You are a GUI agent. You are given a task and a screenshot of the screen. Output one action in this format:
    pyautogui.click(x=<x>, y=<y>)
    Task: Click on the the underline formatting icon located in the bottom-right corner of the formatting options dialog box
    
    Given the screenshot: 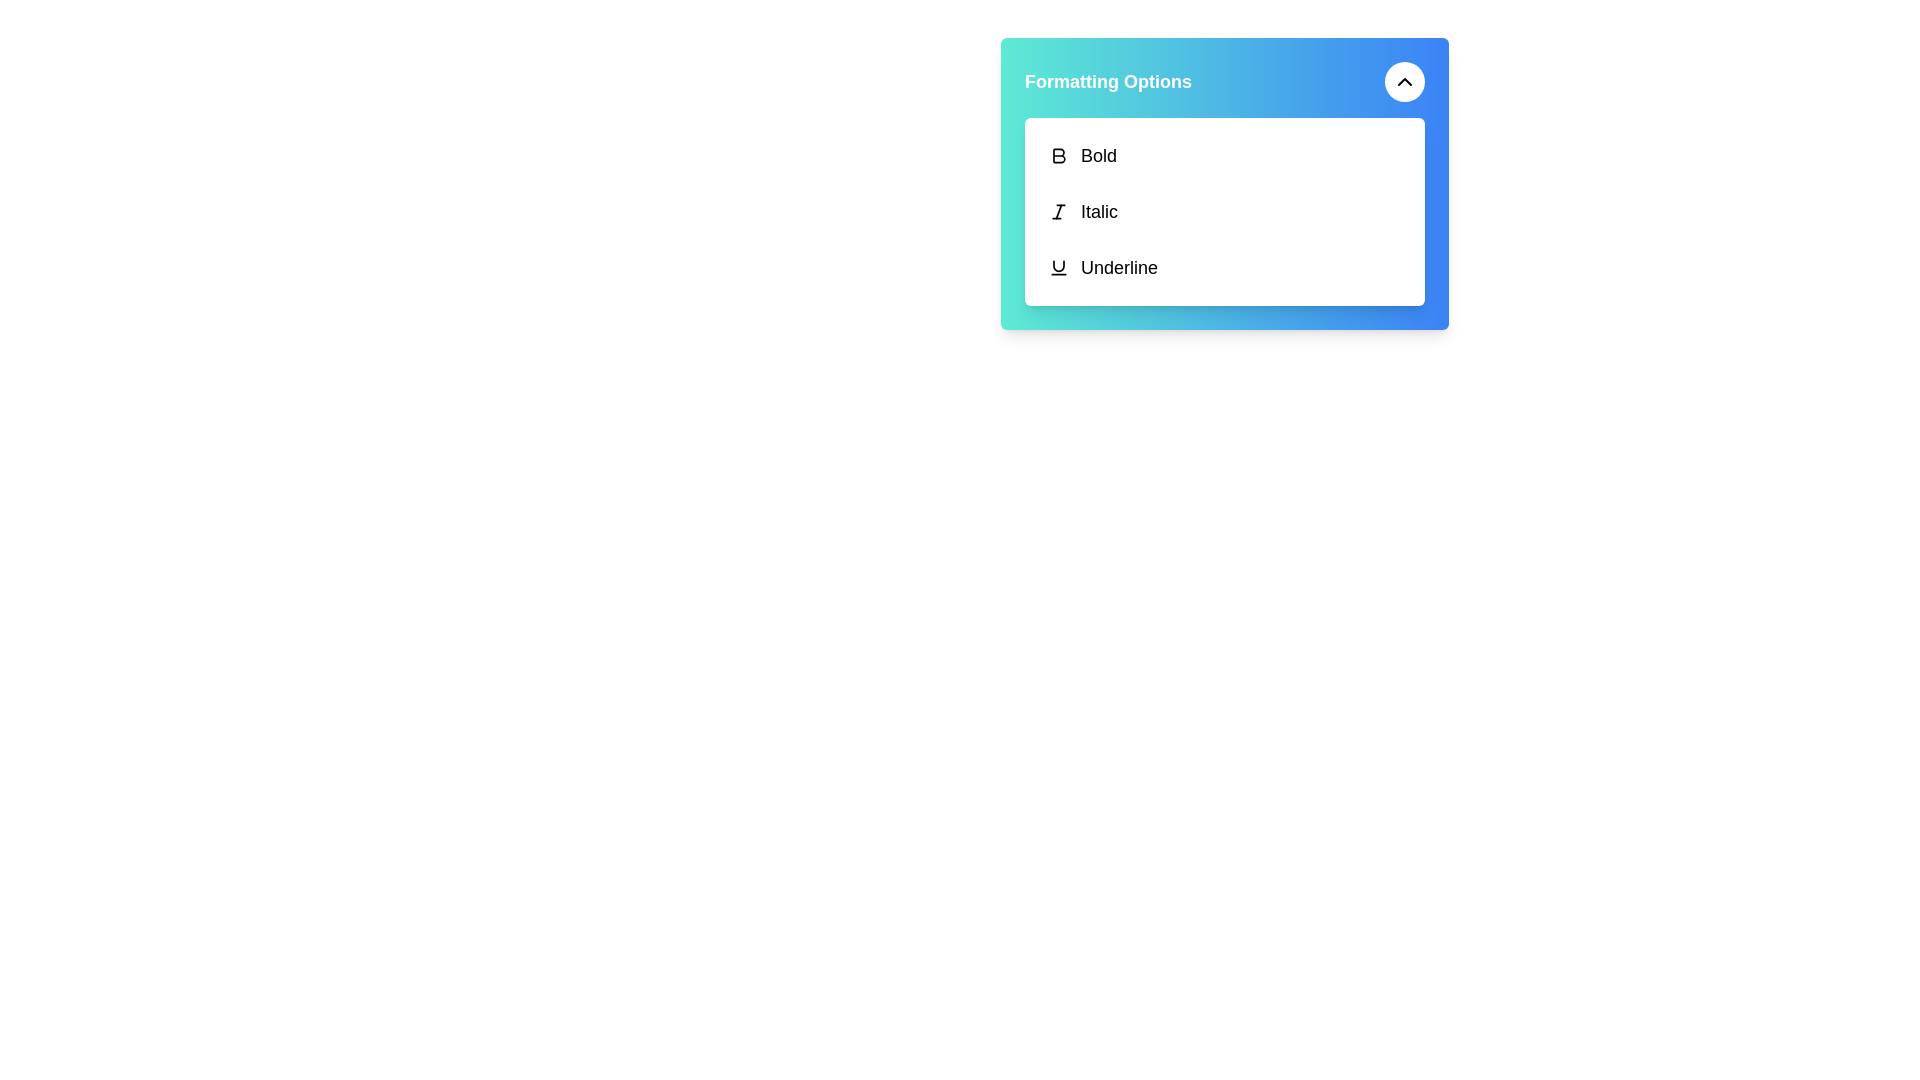 What is the action you would take?
    pyautogui.click(x=1058, y=265)
    